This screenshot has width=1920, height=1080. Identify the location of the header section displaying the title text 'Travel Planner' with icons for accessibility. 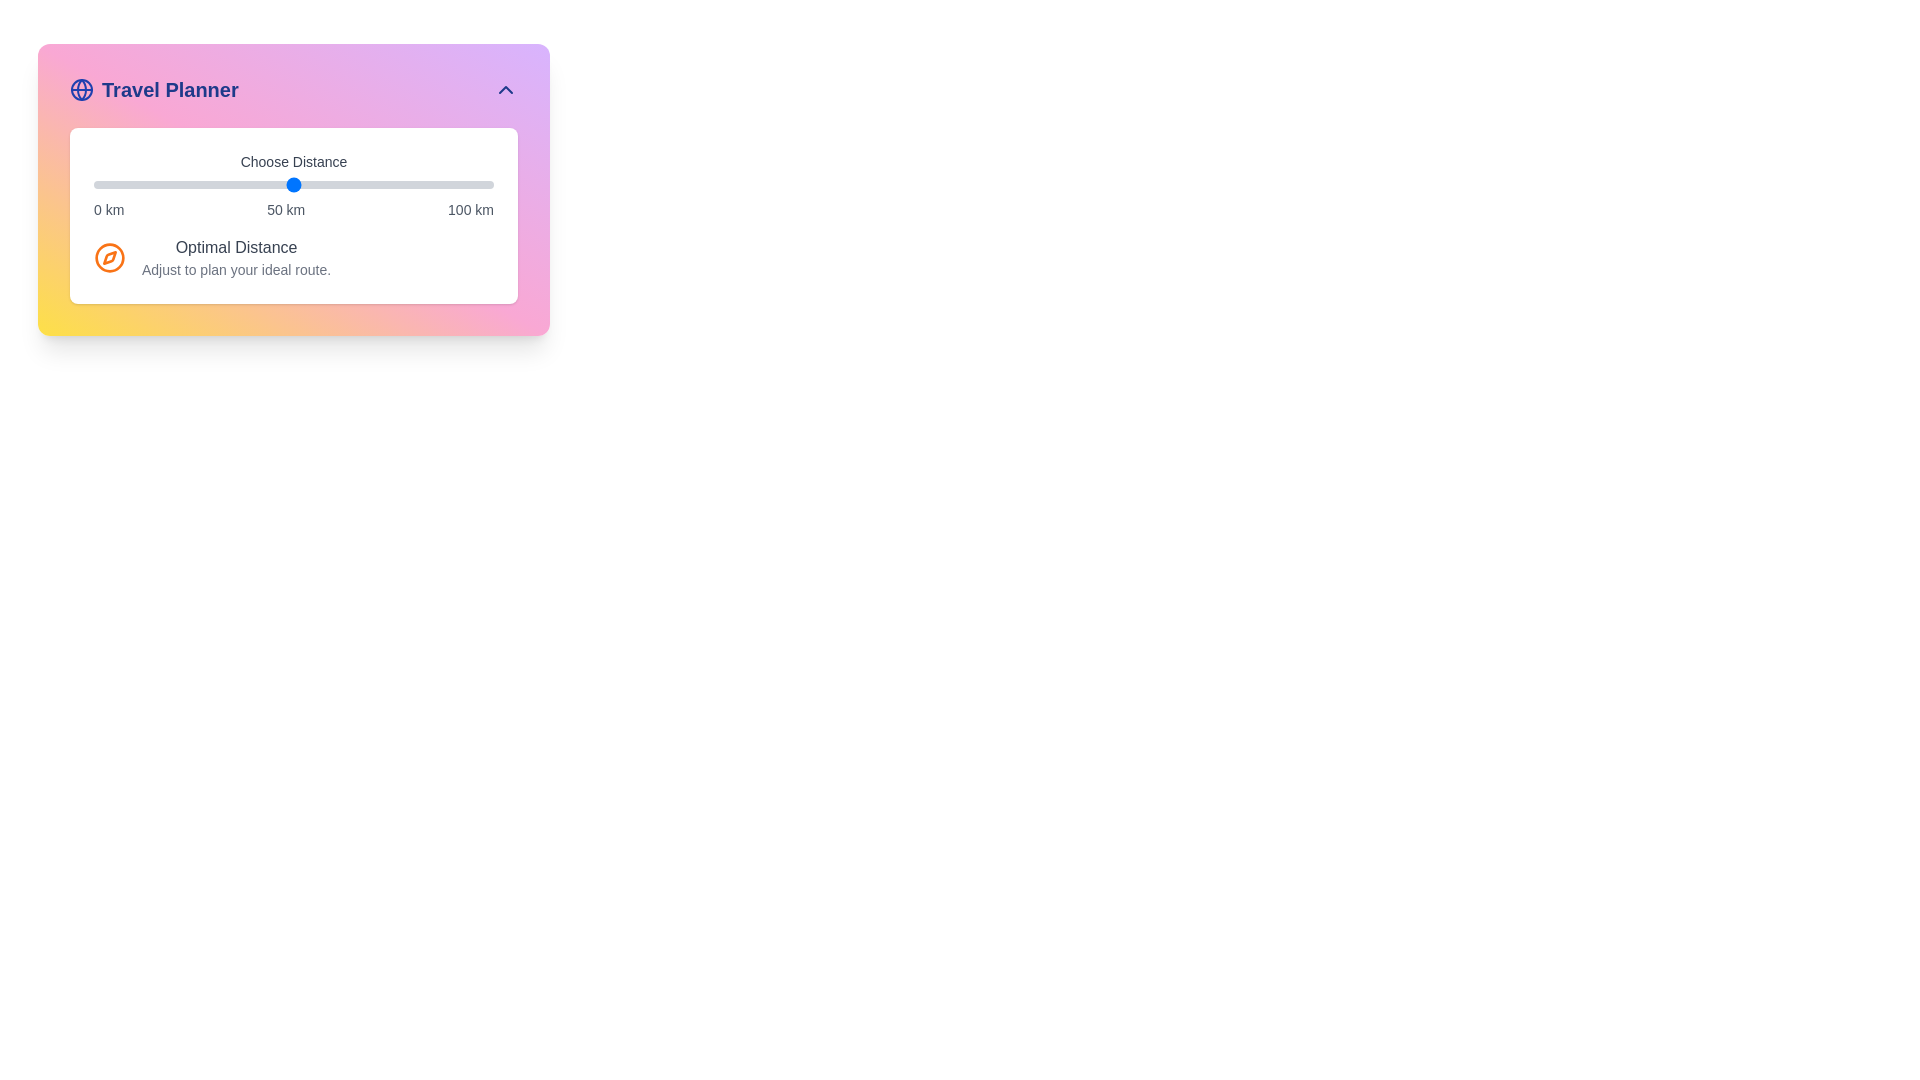
(292, 88).